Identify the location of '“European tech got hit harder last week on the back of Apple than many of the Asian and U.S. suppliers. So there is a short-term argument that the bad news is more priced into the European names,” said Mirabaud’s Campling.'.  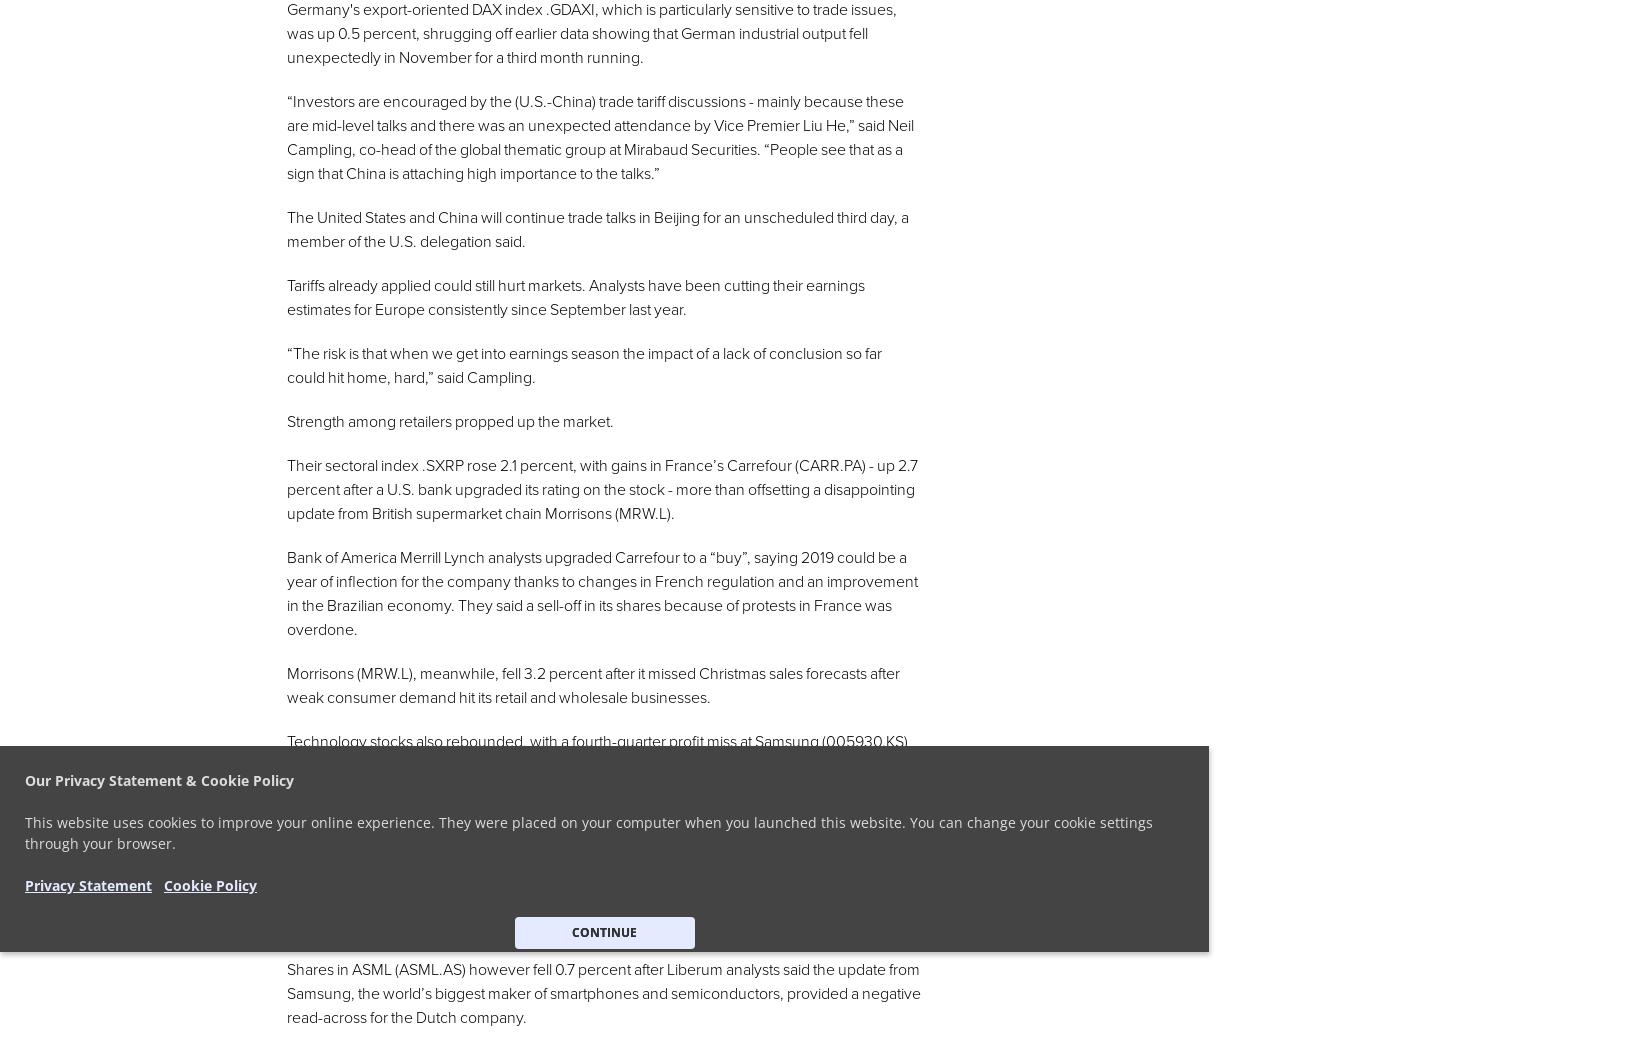
(603, 901).